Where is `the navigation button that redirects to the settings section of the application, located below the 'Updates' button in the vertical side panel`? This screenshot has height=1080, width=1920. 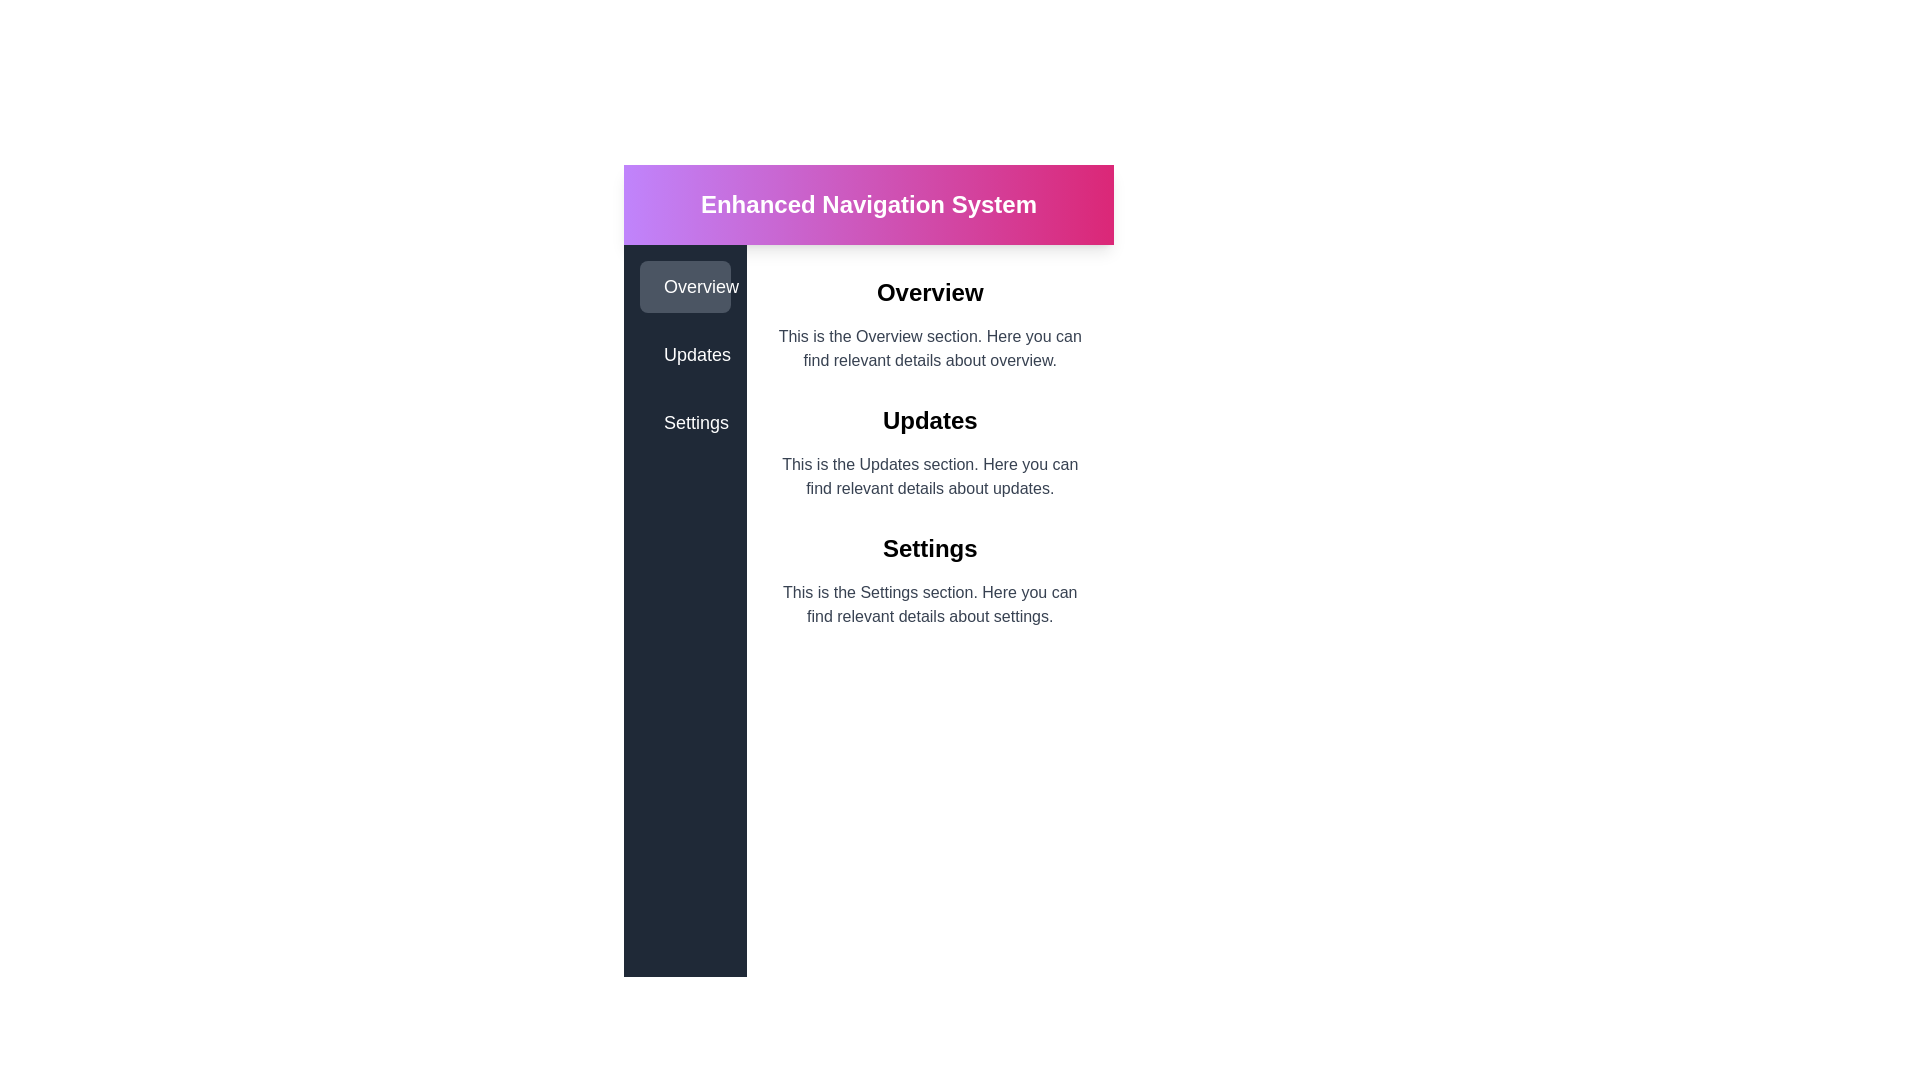 the navigation button that redirects to the settings section of the application, located below the 'Updates' button in the vertical side panel is located at coordinates (685, 422).